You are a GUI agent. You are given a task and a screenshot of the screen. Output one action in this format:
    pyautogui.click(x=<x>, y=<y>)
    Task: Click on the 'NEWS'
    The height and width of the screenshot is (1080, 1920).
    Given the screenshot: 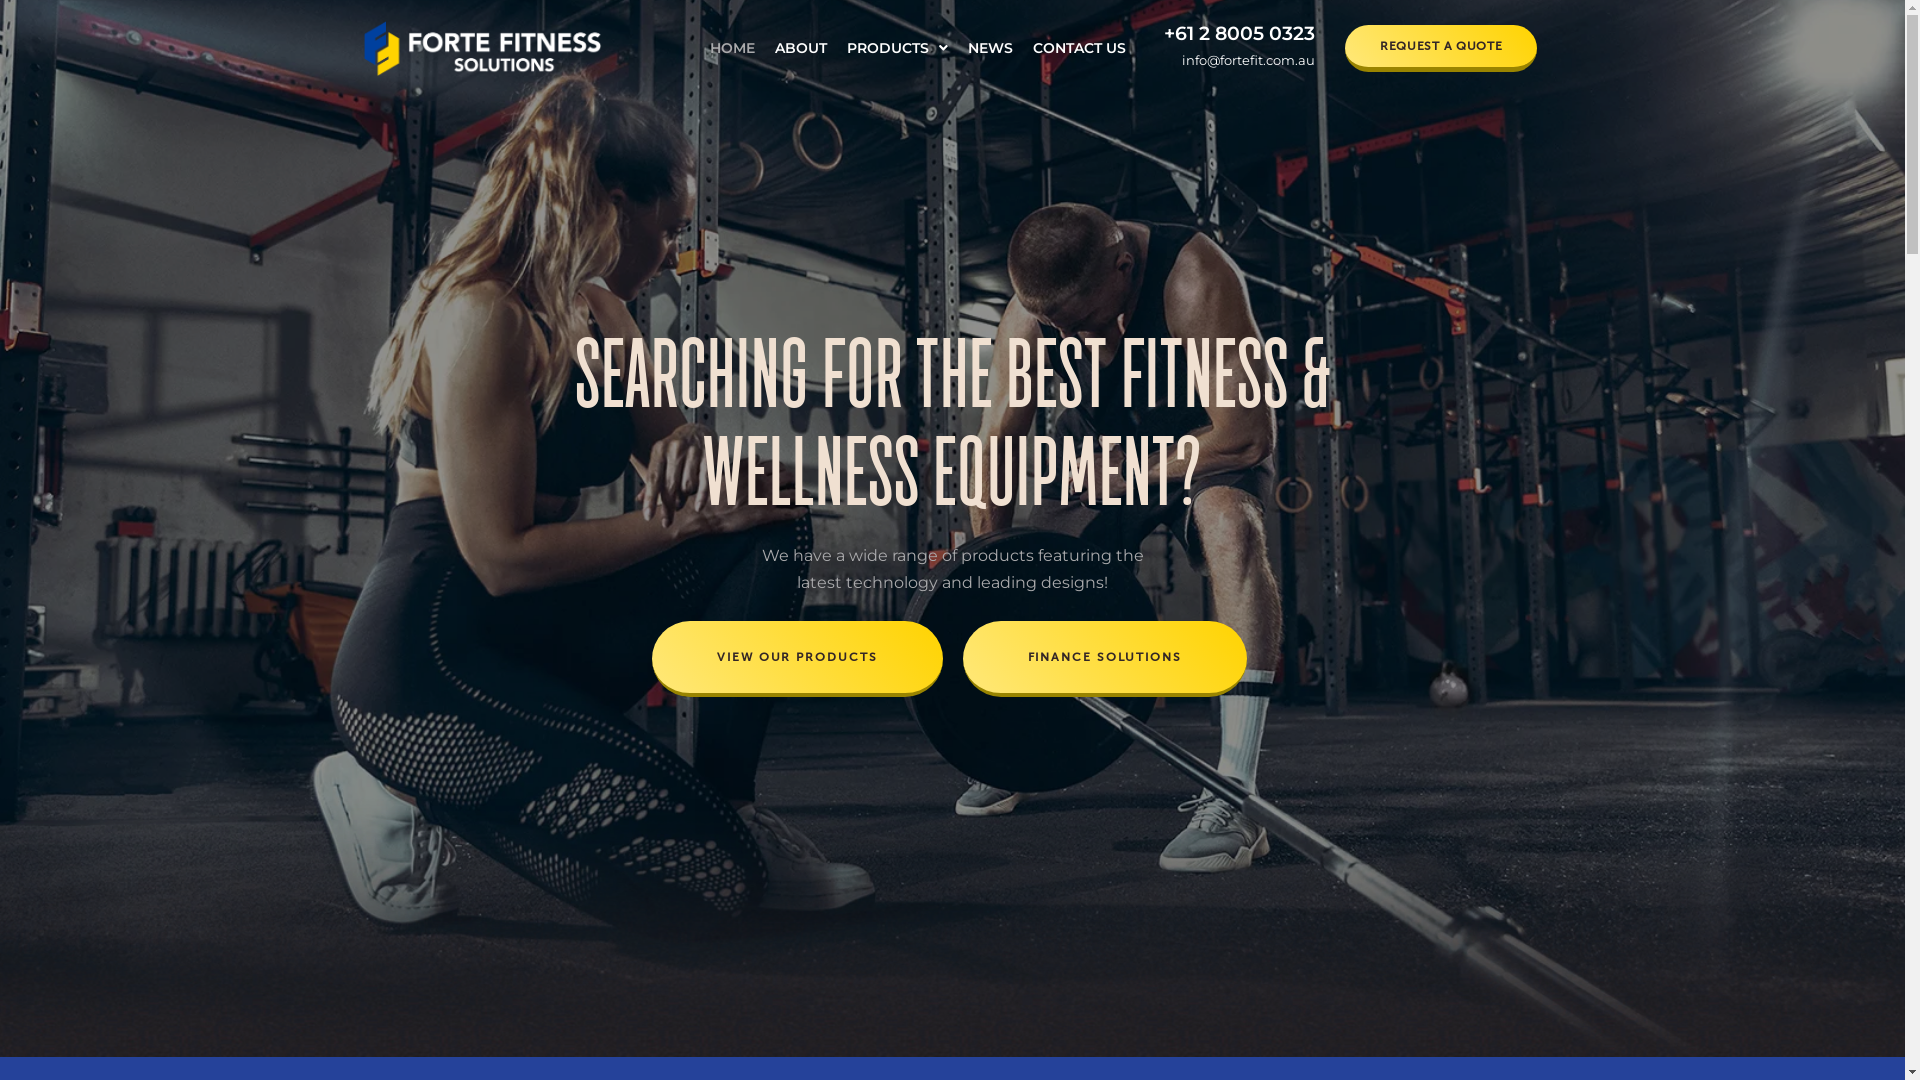 What is the action you would take?
    pyautogui.click(x=990, y=46)
    